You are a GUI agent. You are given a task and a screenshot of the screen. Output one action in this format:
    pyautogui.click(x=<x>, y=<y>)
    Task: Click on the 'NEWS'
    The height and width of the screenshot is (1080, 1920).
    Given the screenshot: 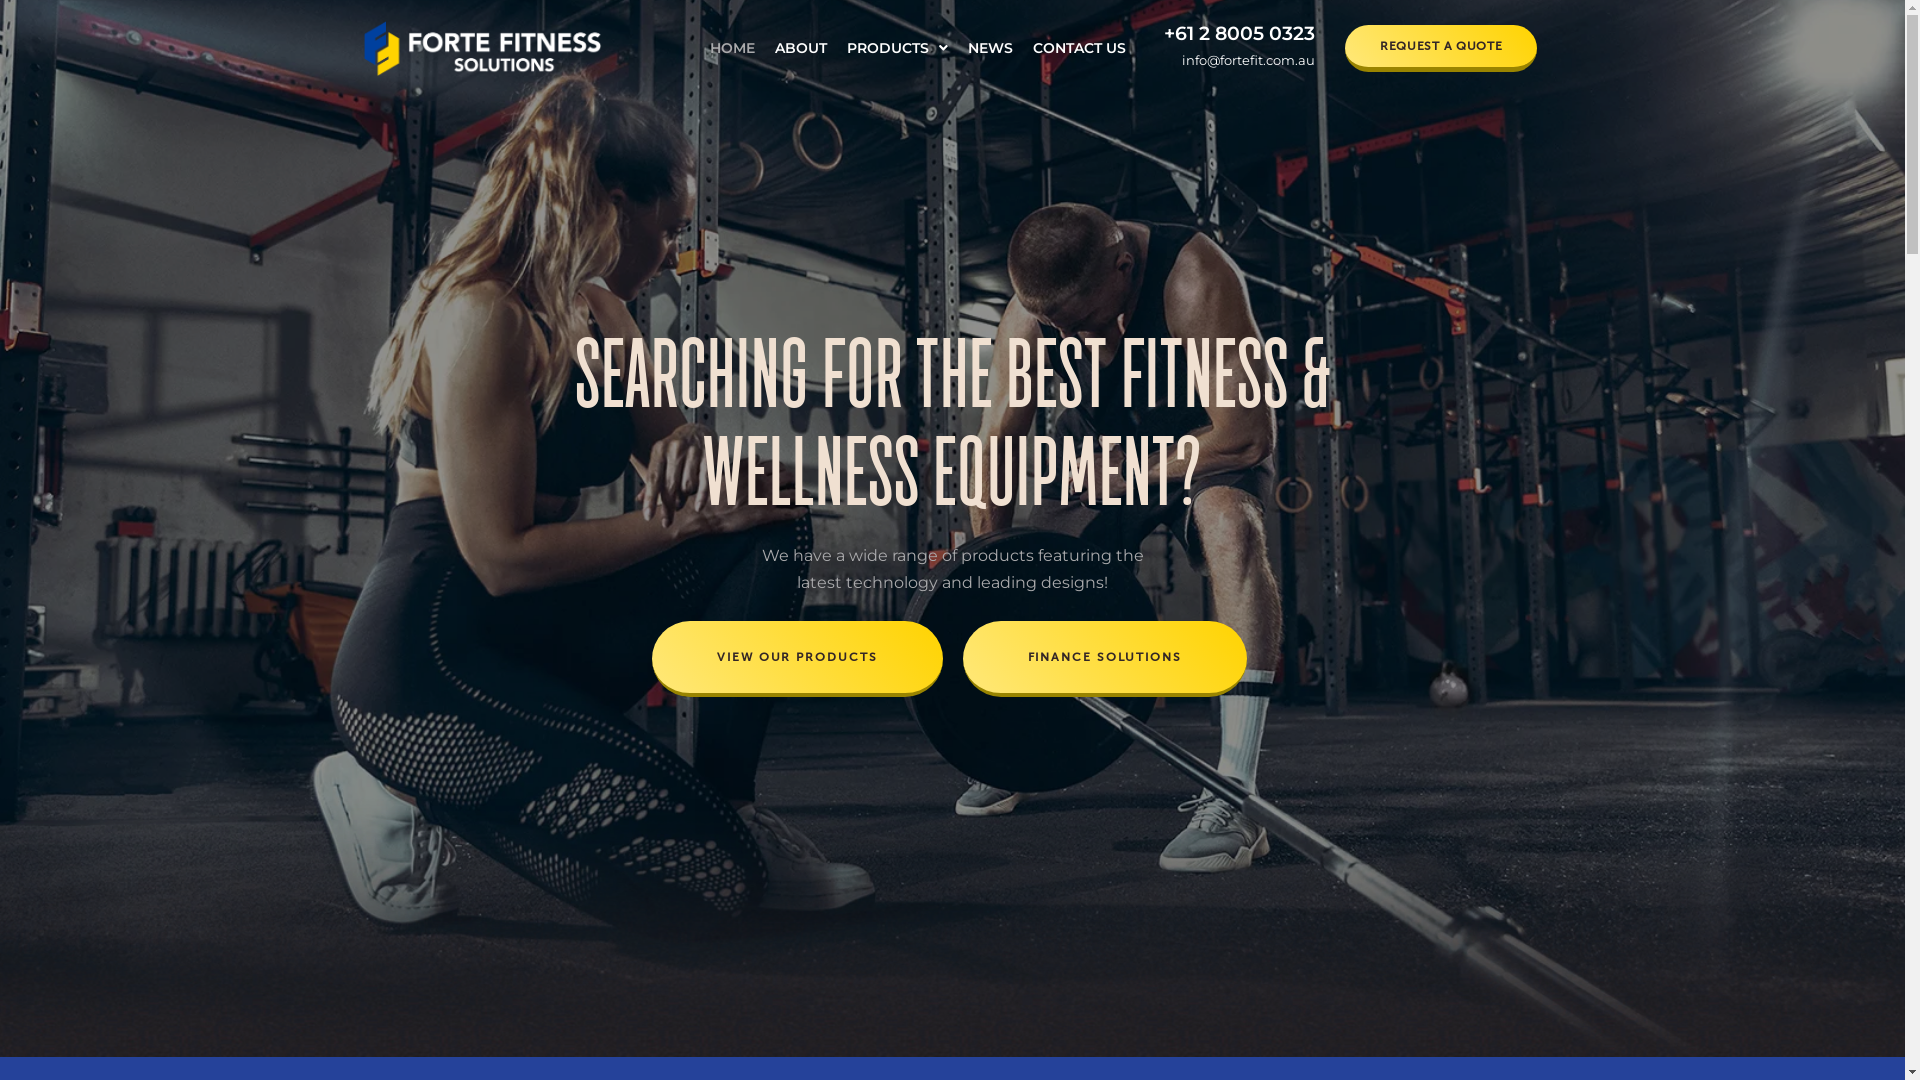 What is the action you would take?
    pyautogui.click(x=990, y=46)
    